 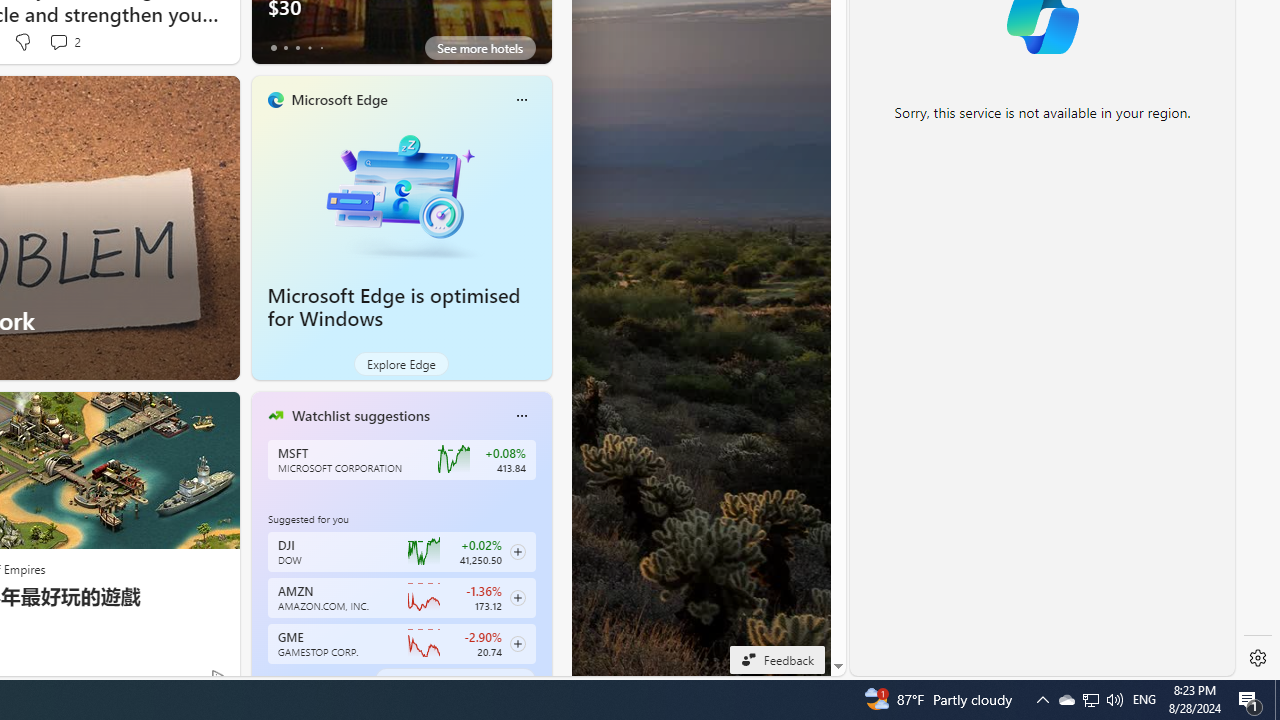 What do you see at coordinates (517, 644) in the screenshot?
I see `'Class: follow-button  m'` at bounding box center [517, 644].